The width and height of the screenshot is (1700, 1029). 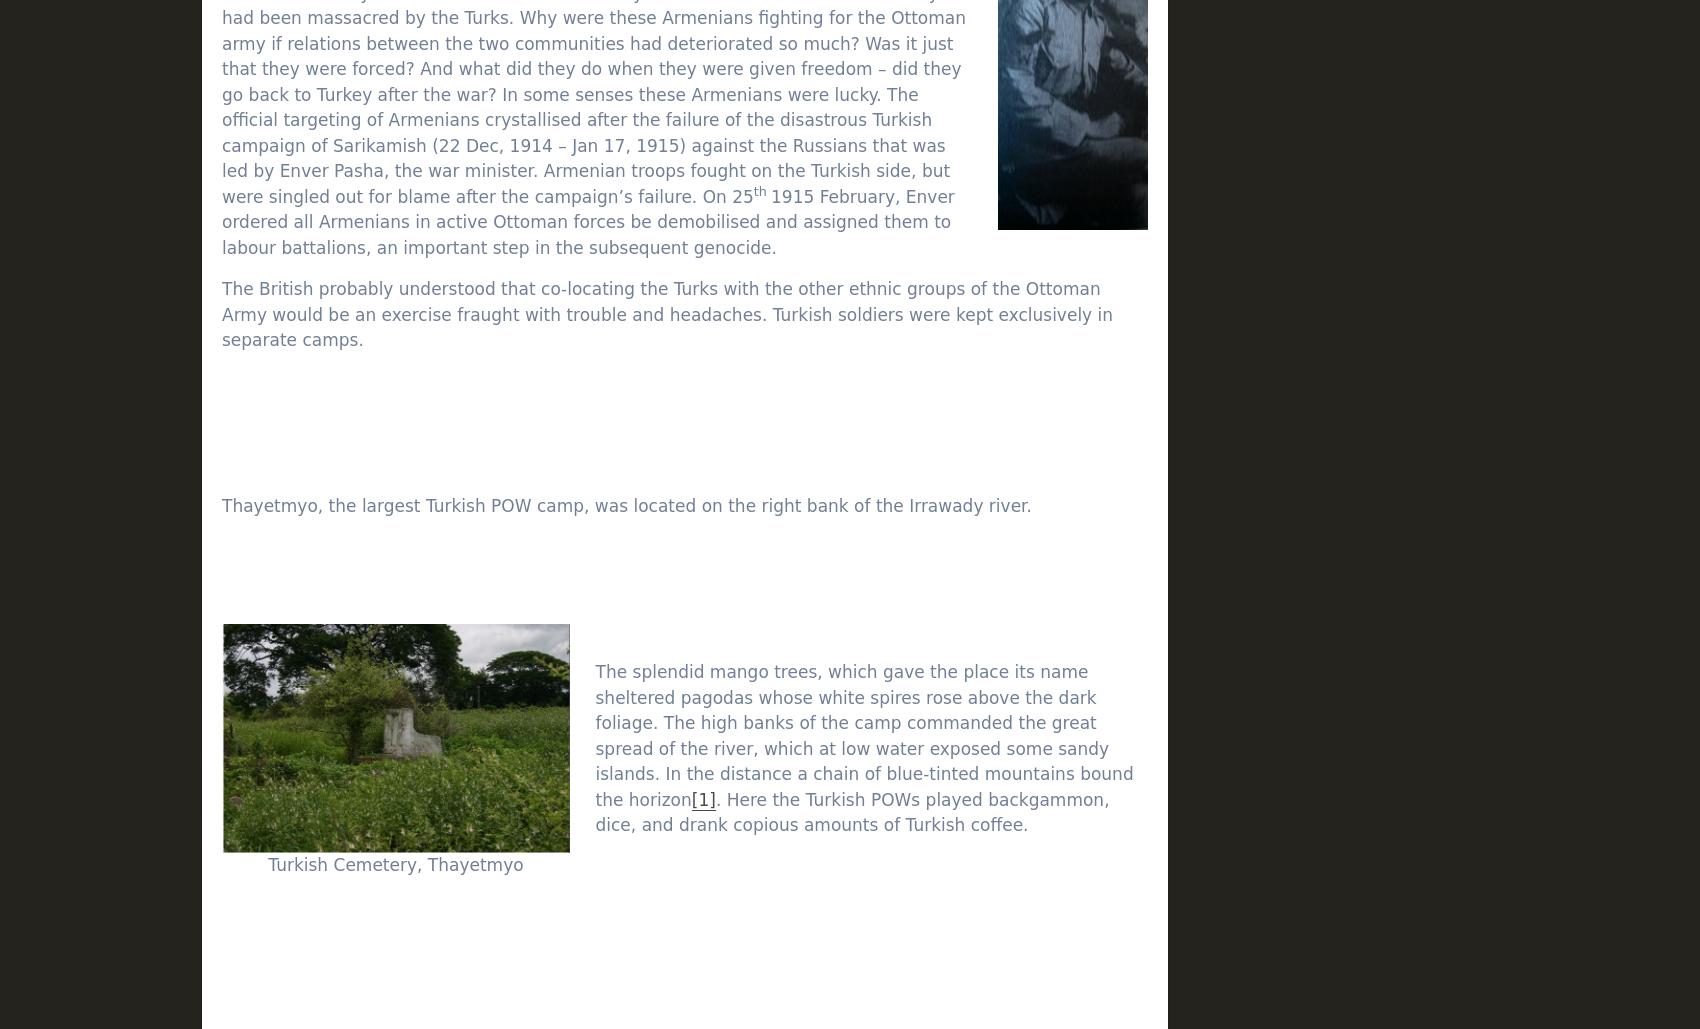 What do you see at coordinates (1268, 539) in the screenshot?
I see `'April 2011'` at bounding box center [1268, 539].